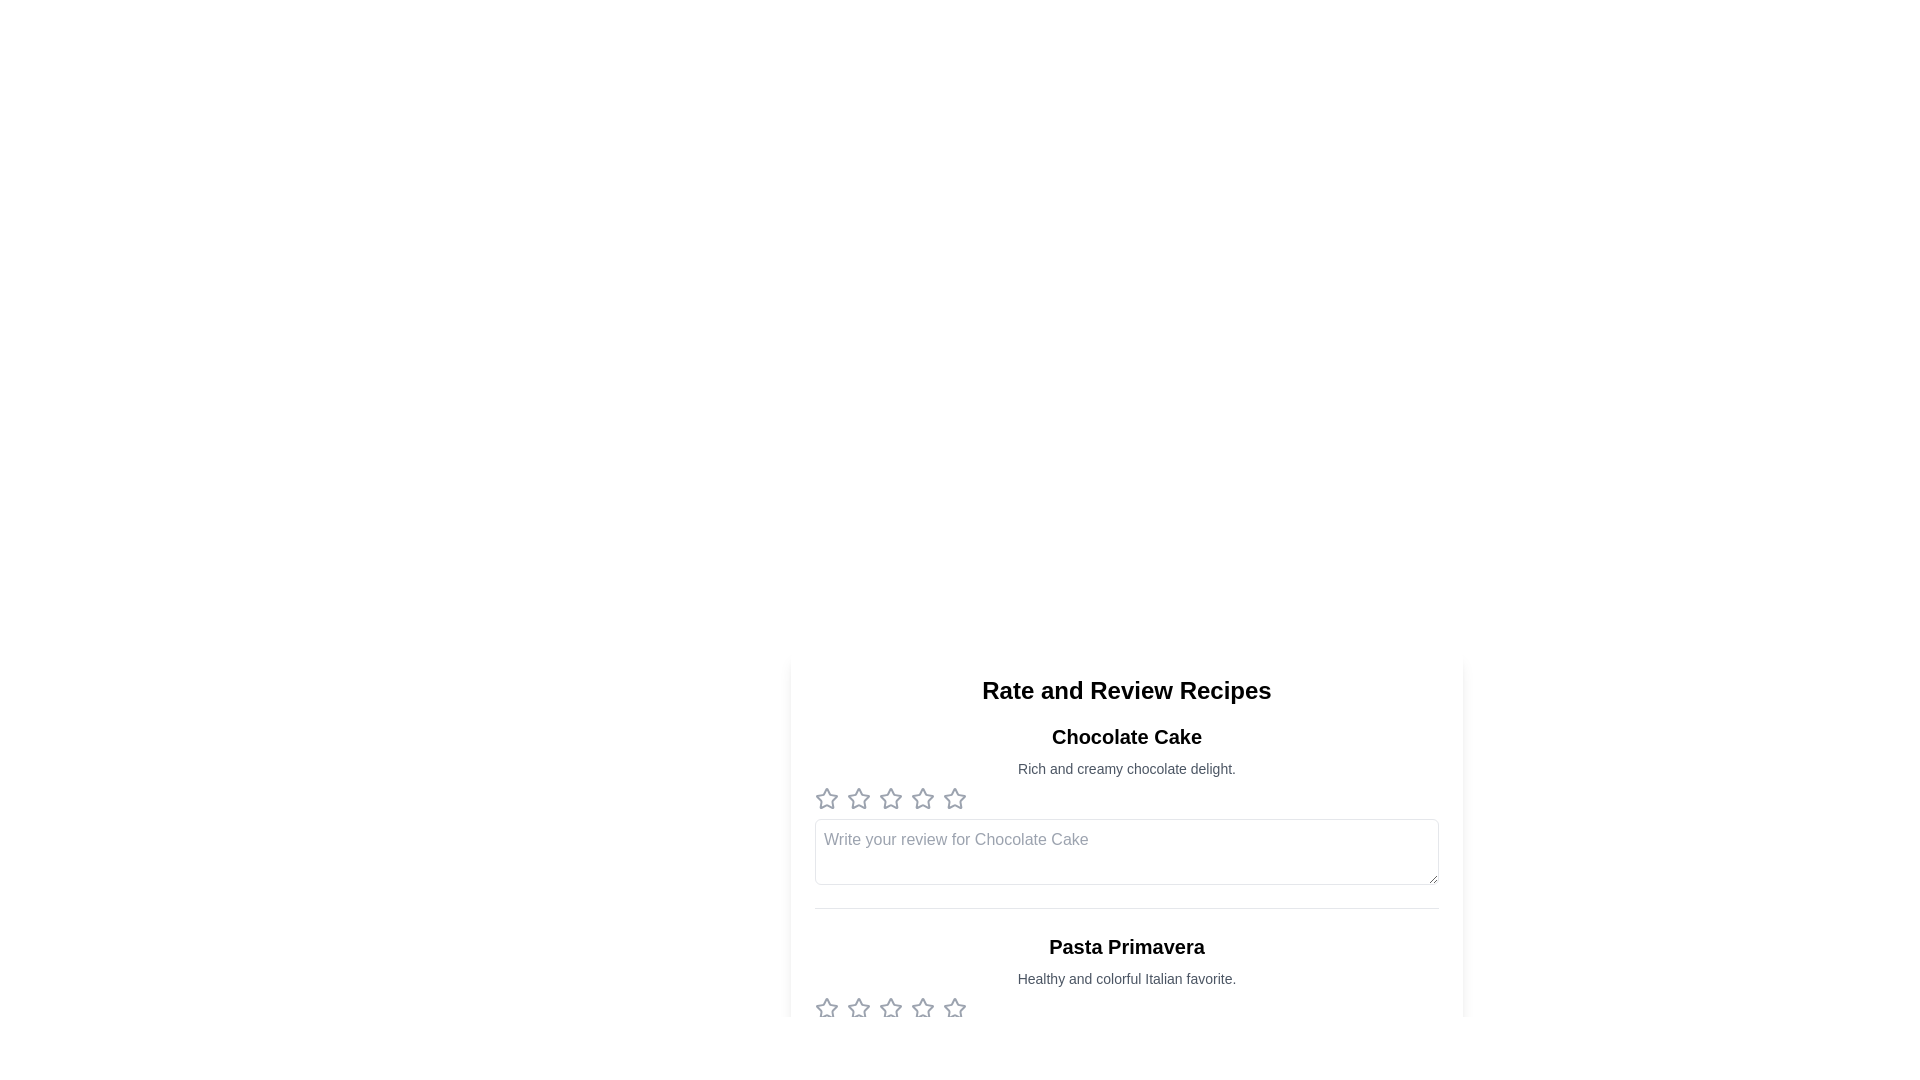 The height and width of the screenshot is (1080, 1920). Describe the element at coordinates (1127, 767) in the screenshot. I see `the text label providing additional descriptive information about the product or topic, located directly below the title 'Chocolate Cake.'` at that location.